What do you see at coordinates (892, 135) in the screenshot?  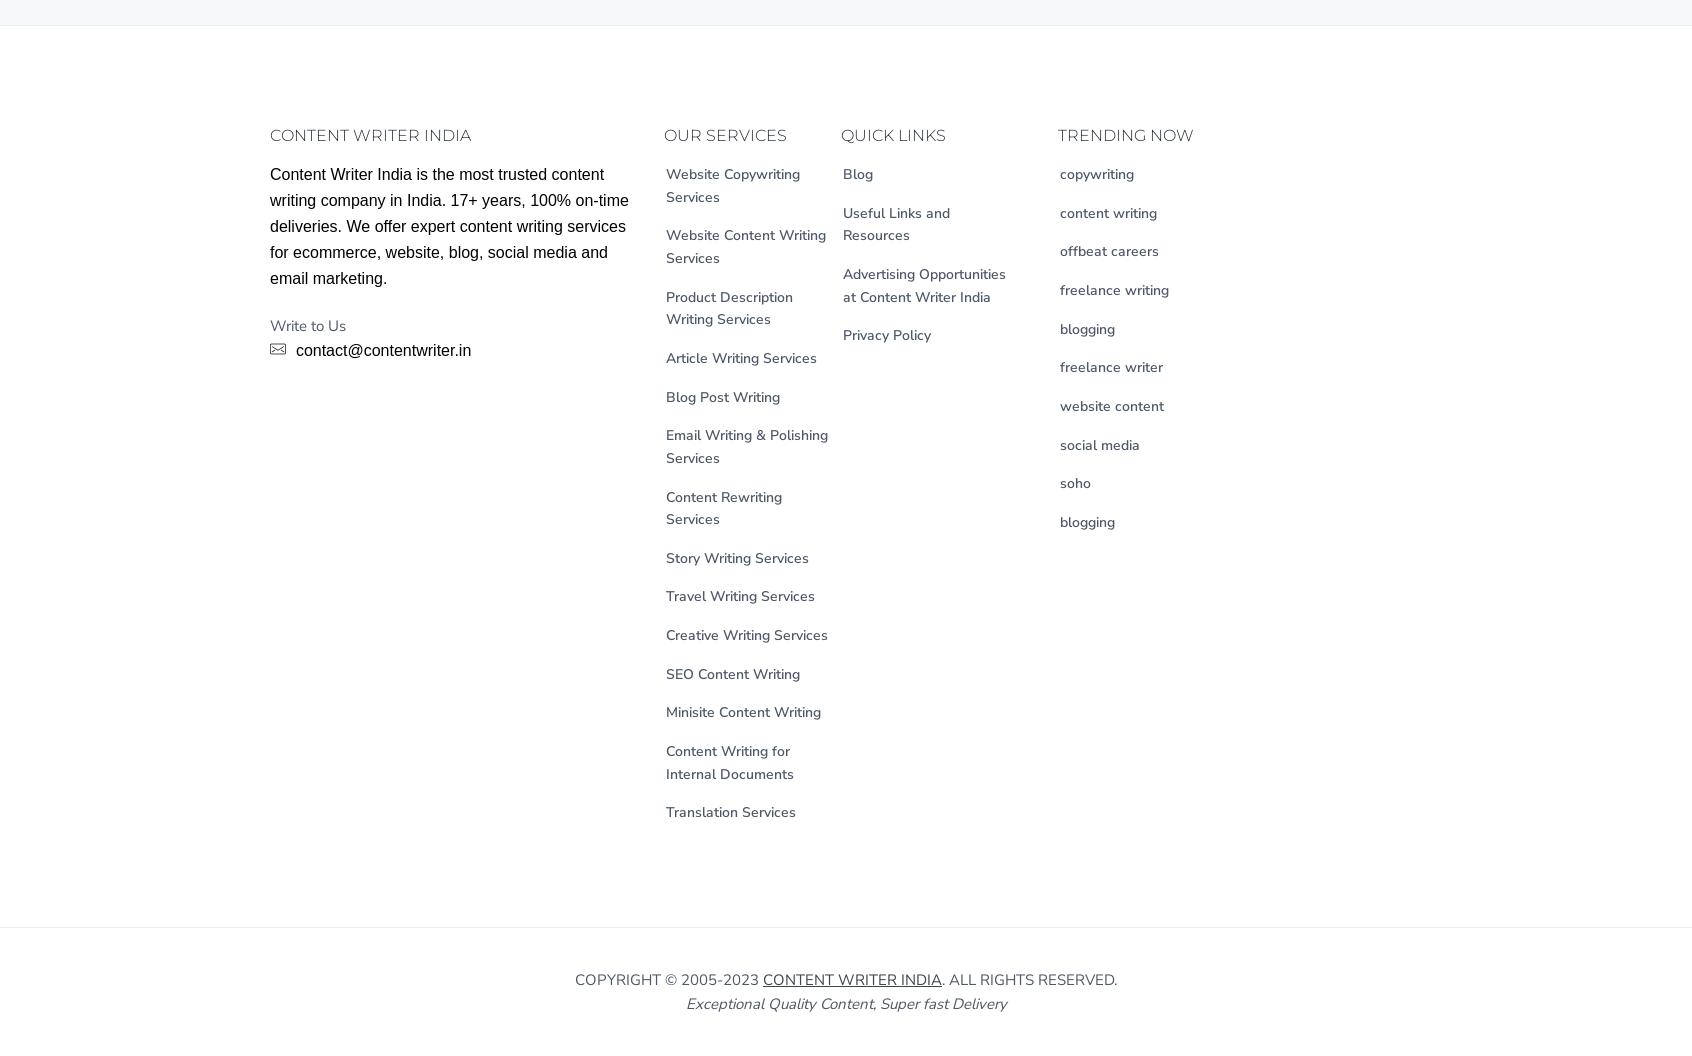 I see `'QUICK LINKS'` at bounding box center [892, 135].